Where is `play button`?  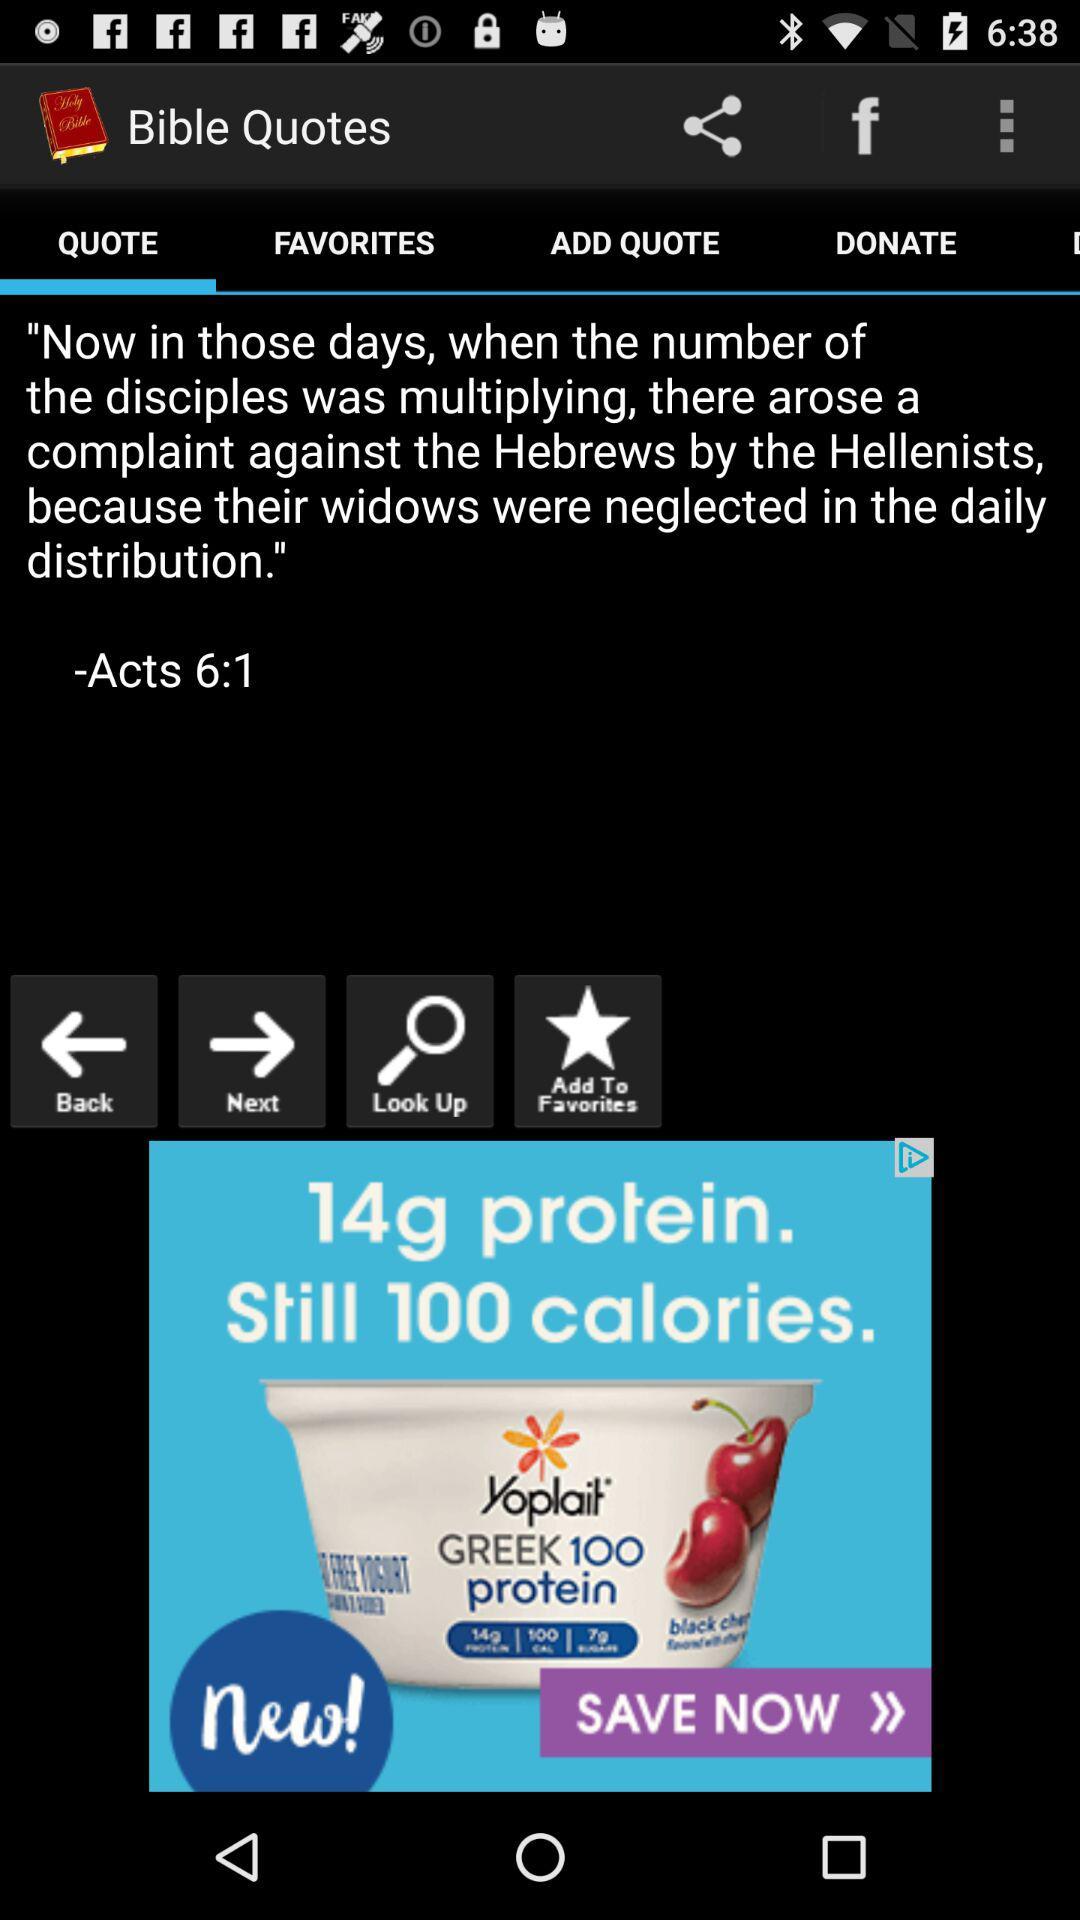
play button is located at coordinates (250, 1050).